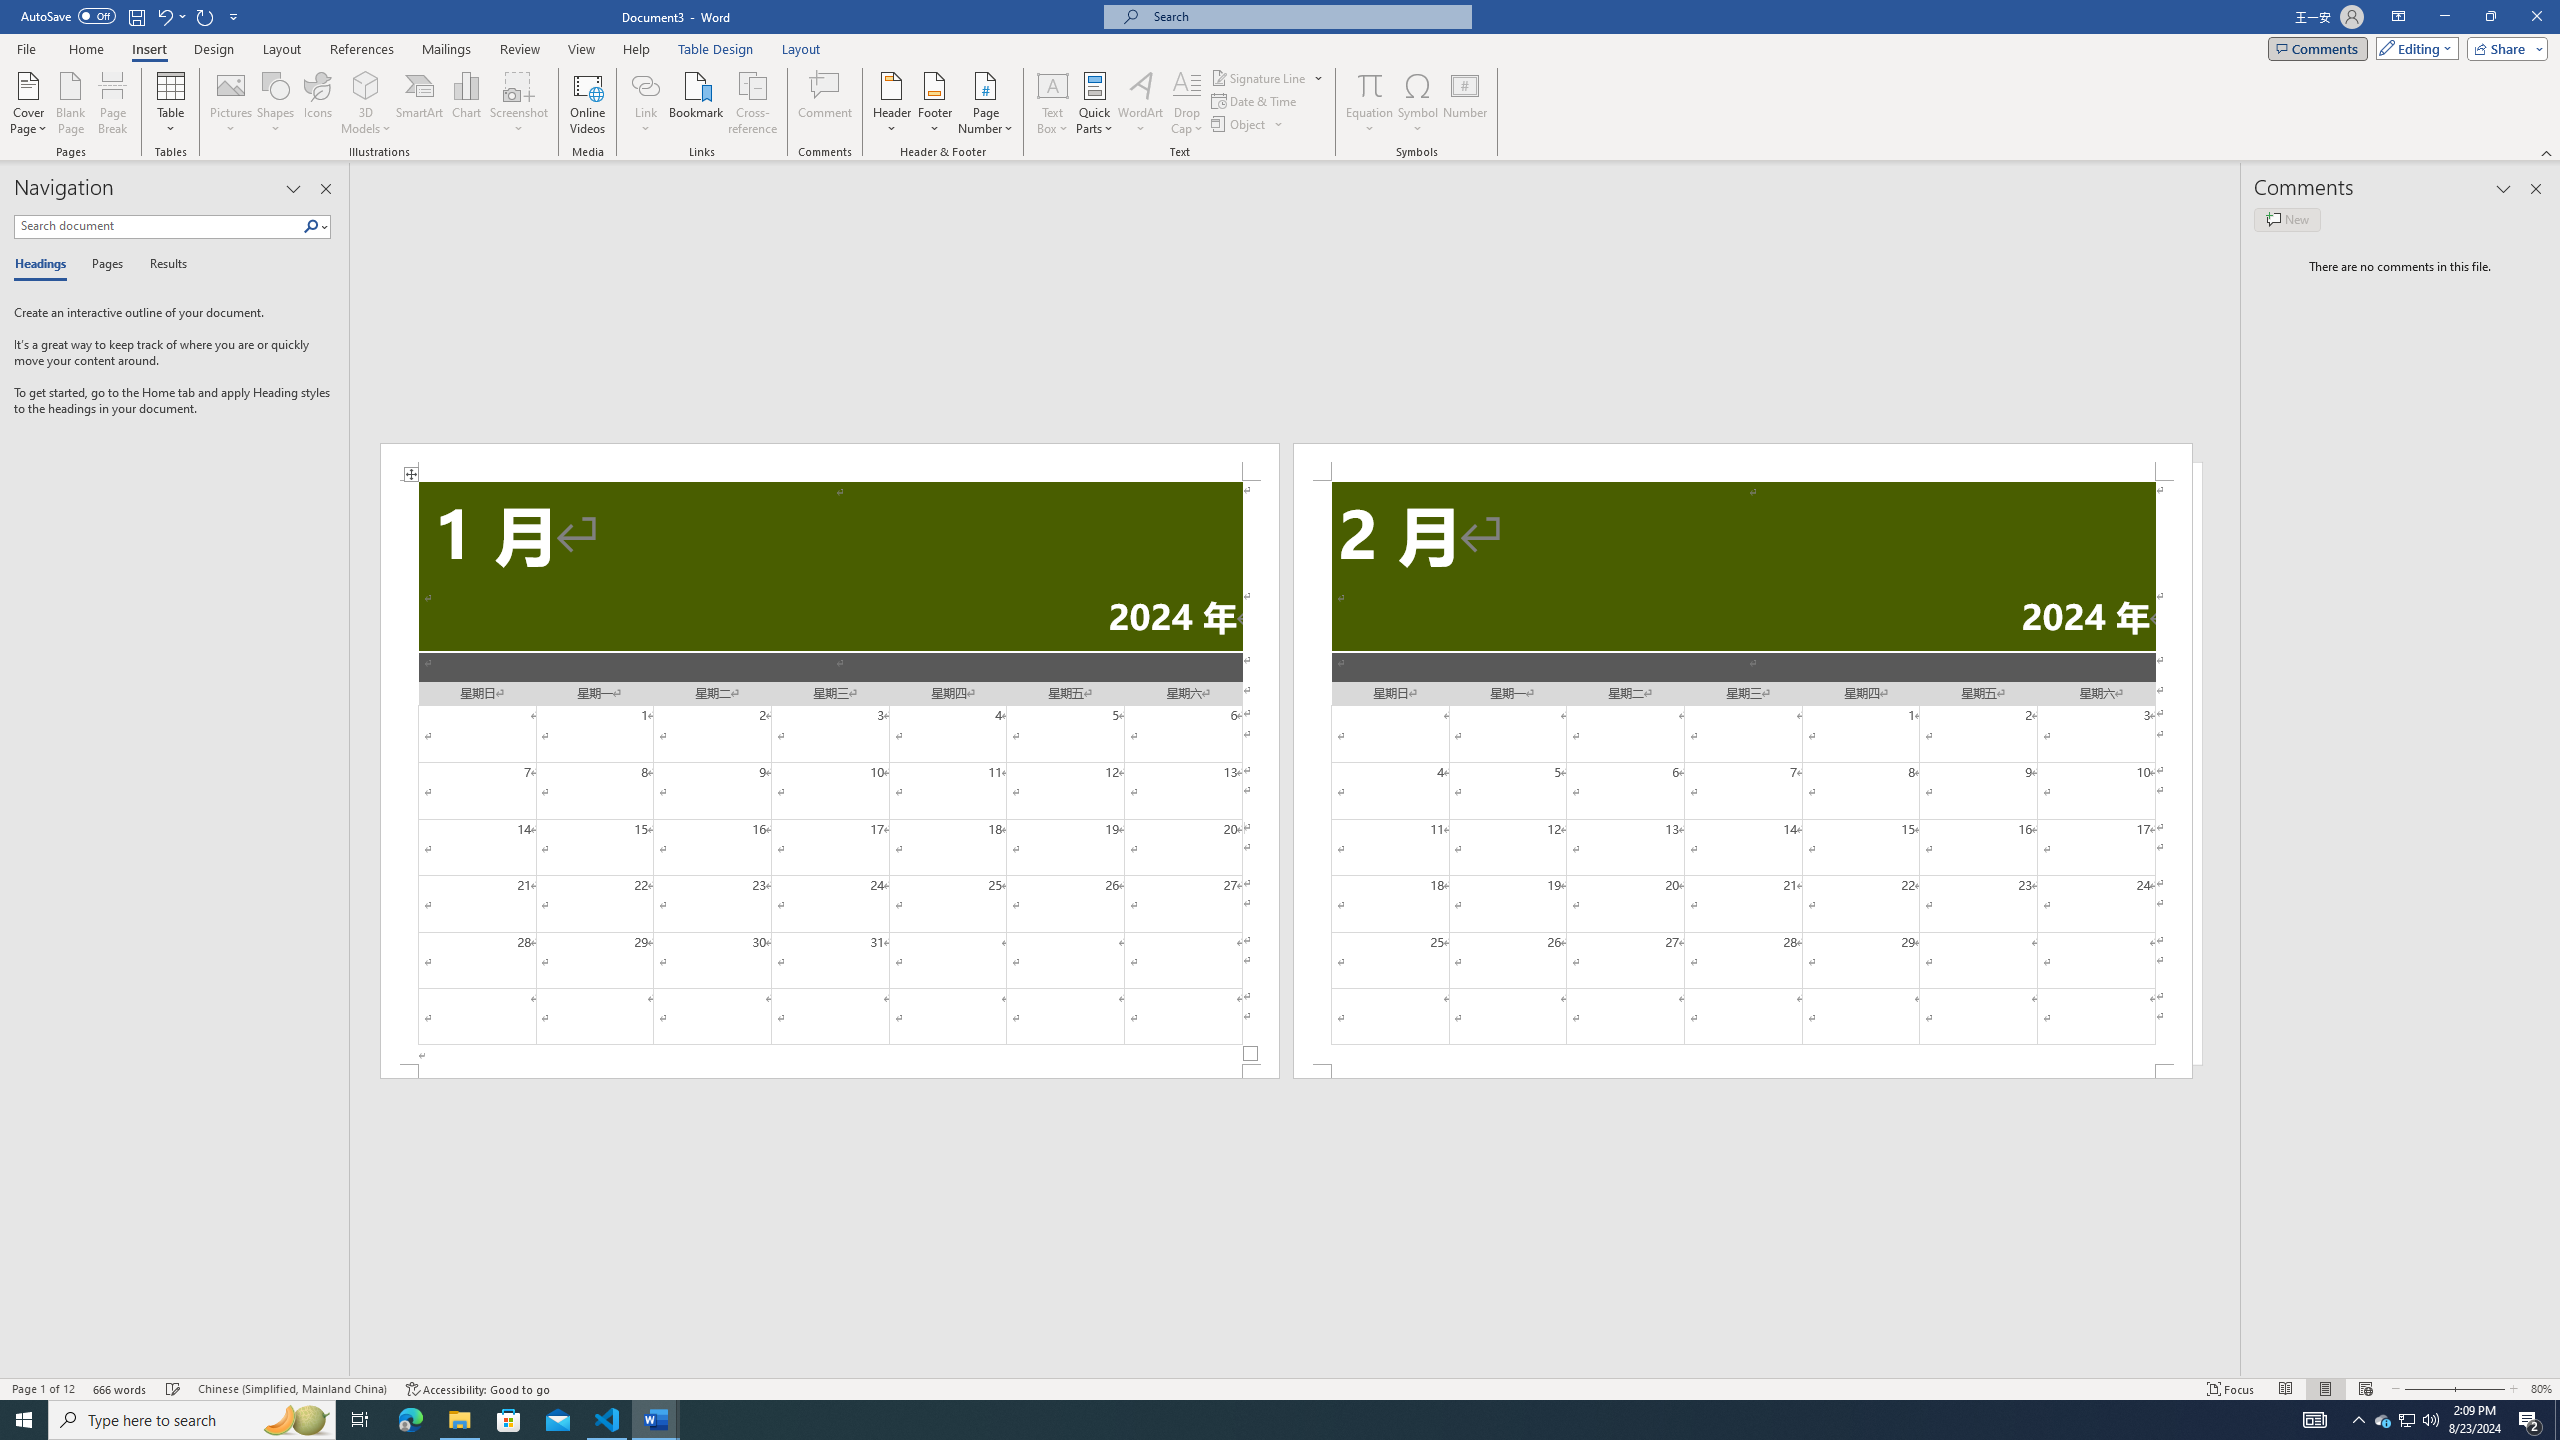 The height and width of the screenshot is (1440, 2560). I want to click on 'Web Layout', so click(2364, 1389).